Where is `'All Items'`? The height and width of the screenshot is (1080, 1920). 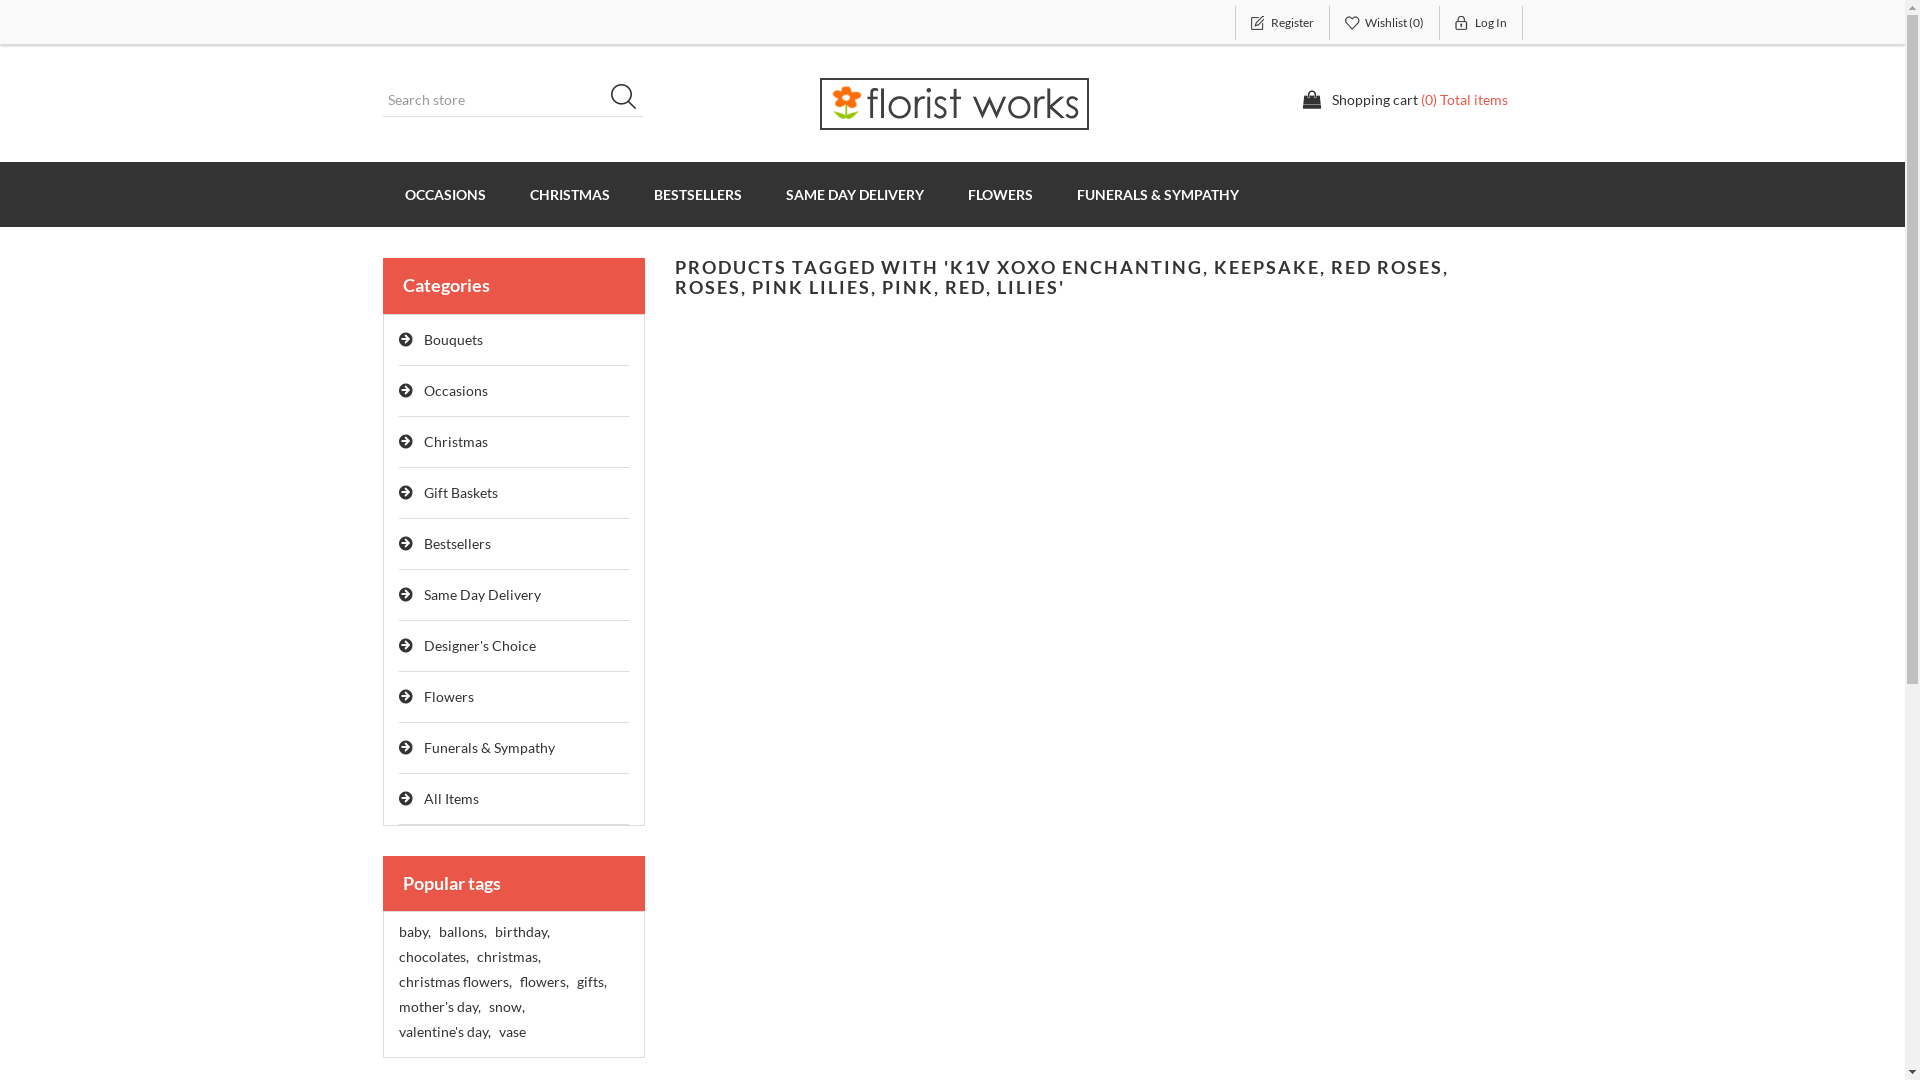 'All Items' is located at coordinates (398, 798).